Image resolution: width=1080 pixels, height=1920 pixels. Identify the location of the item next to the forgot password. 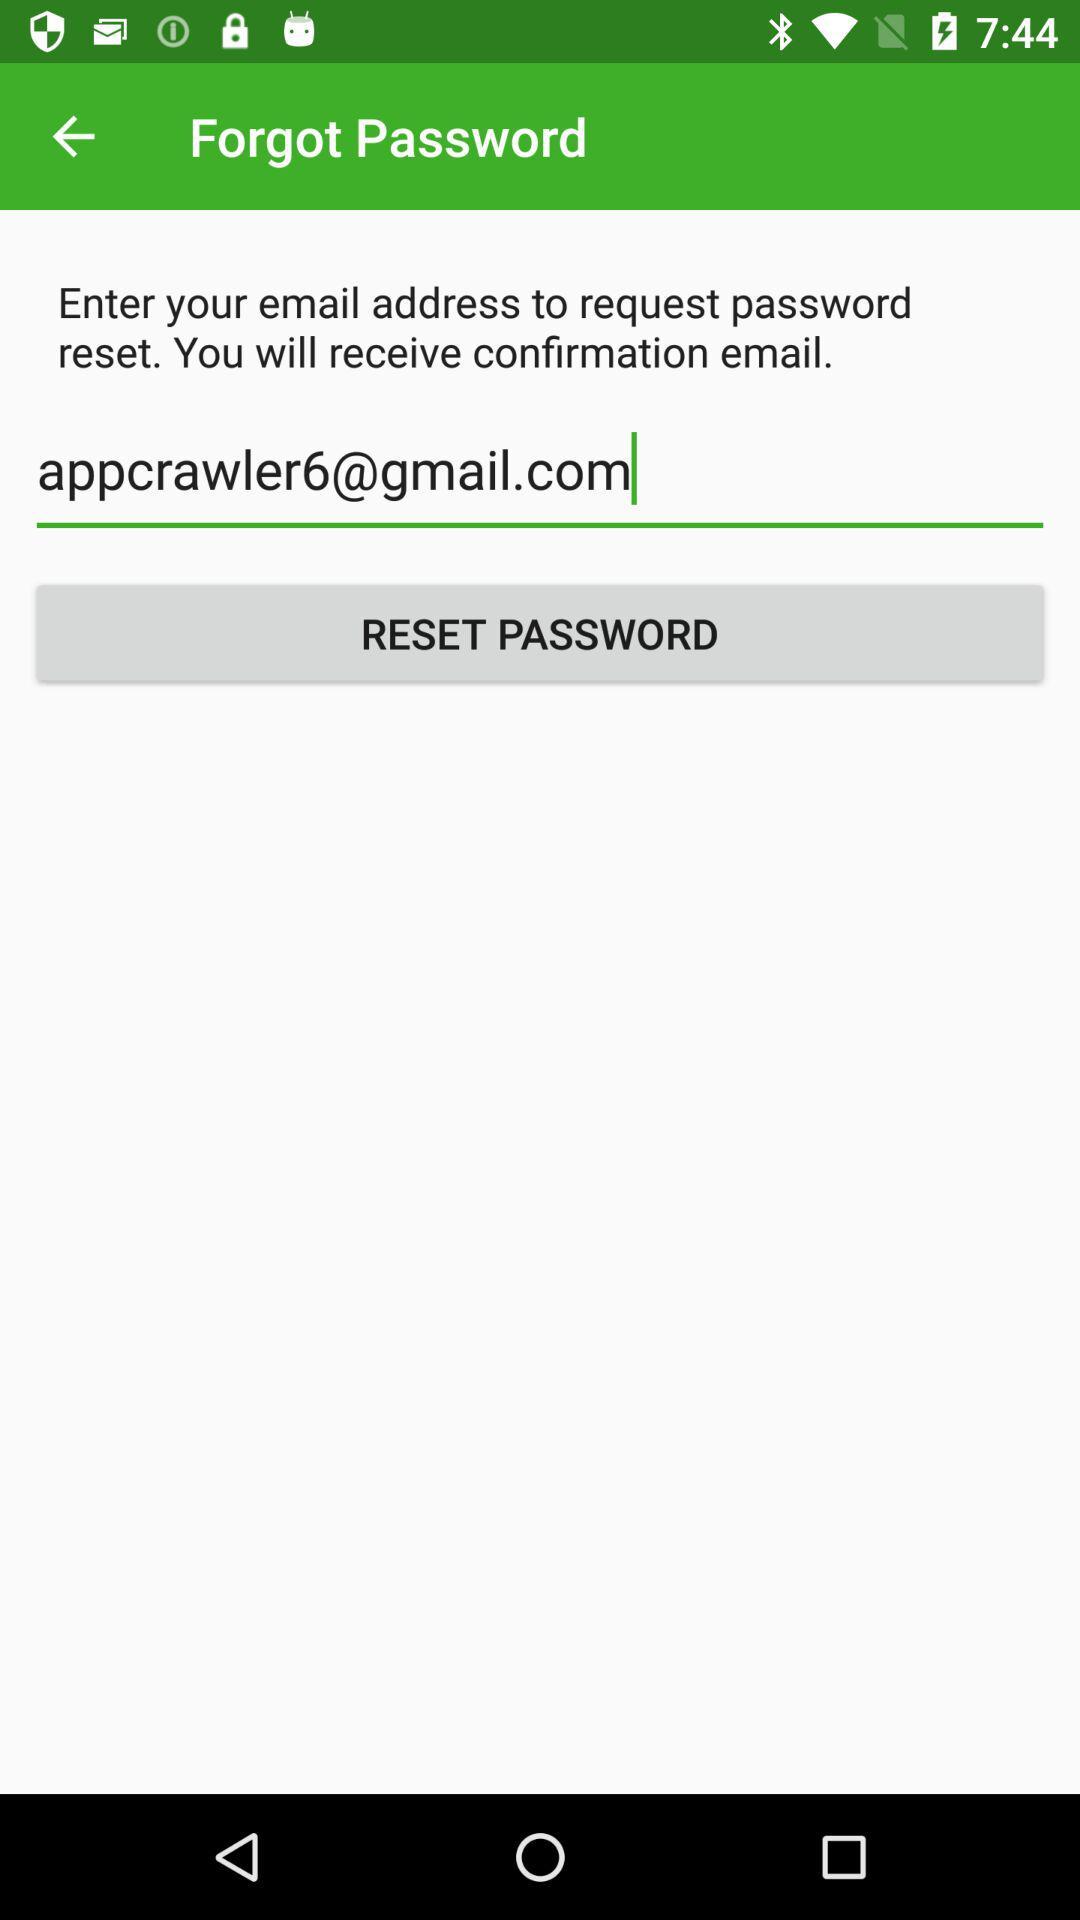
(72, 135).